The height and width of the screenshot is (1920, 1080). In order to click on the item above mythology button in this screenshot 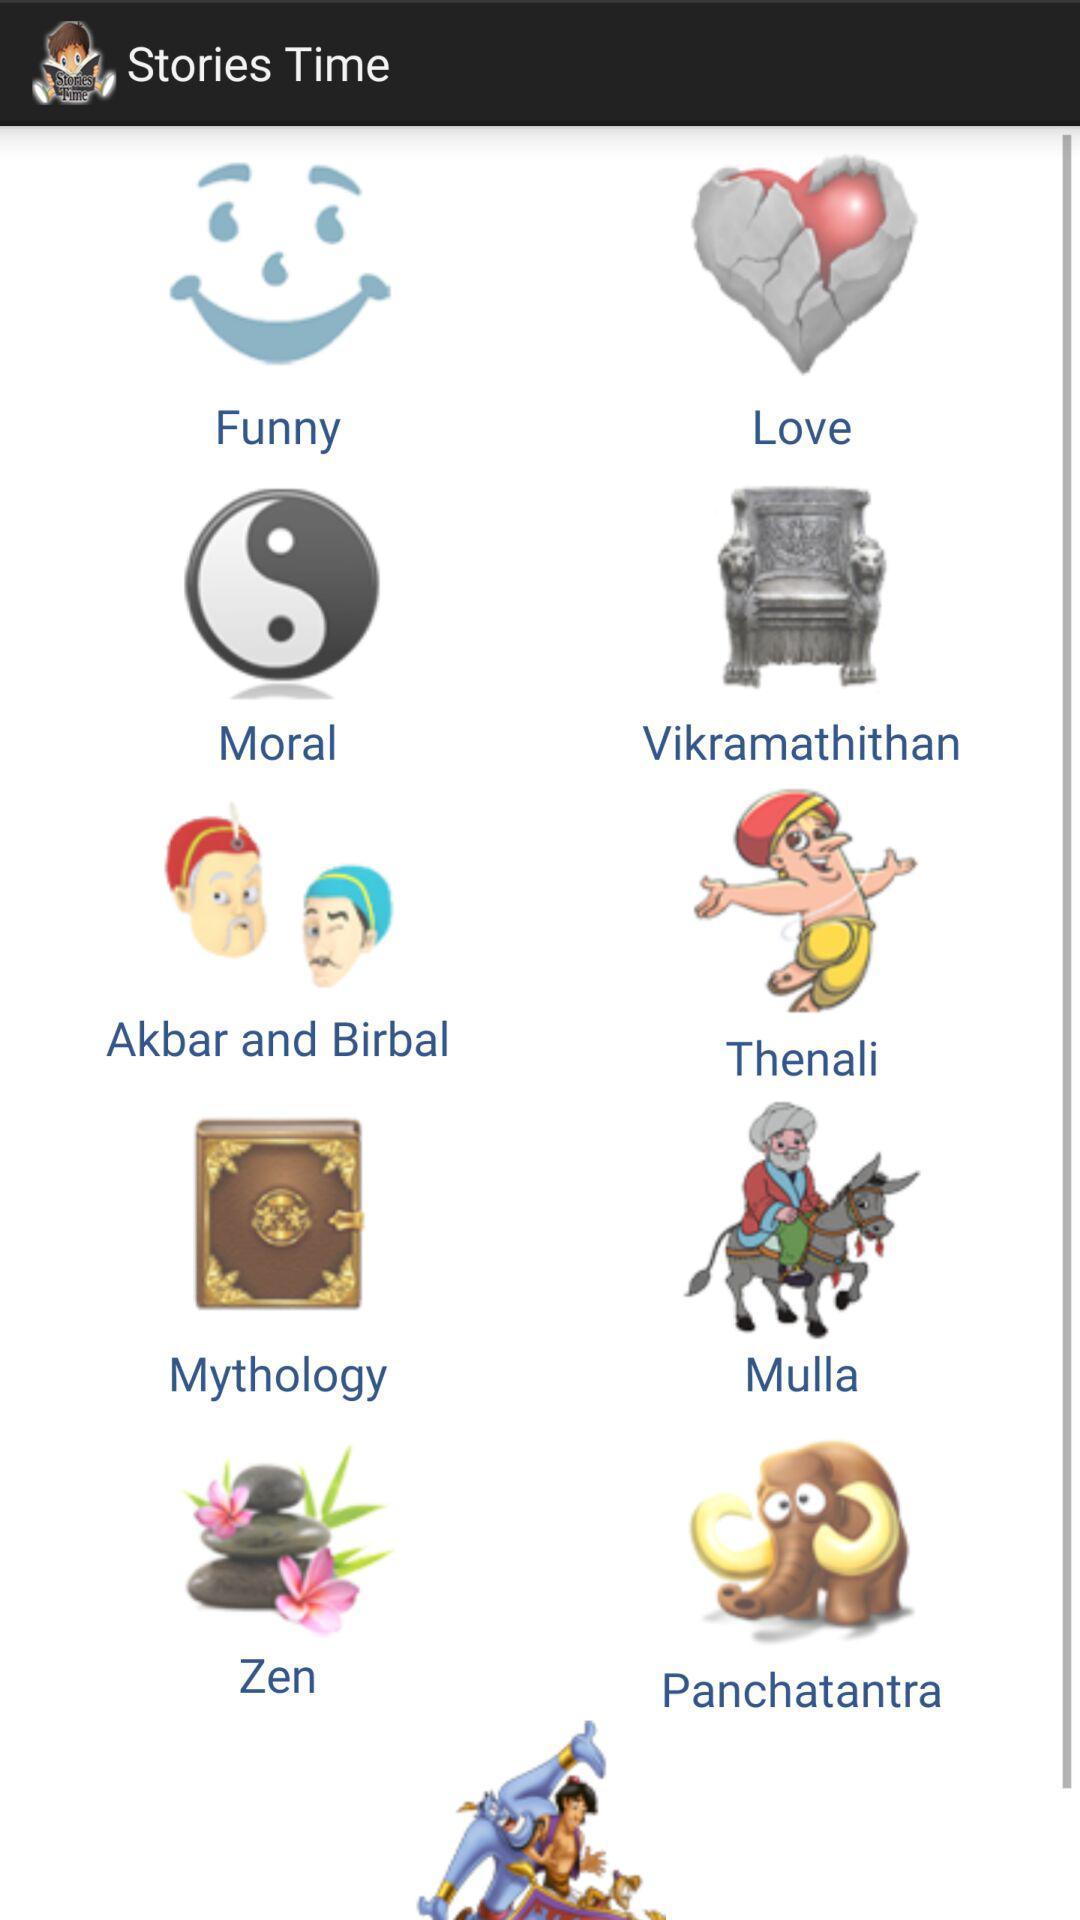, I will do `click(801, 930)`.